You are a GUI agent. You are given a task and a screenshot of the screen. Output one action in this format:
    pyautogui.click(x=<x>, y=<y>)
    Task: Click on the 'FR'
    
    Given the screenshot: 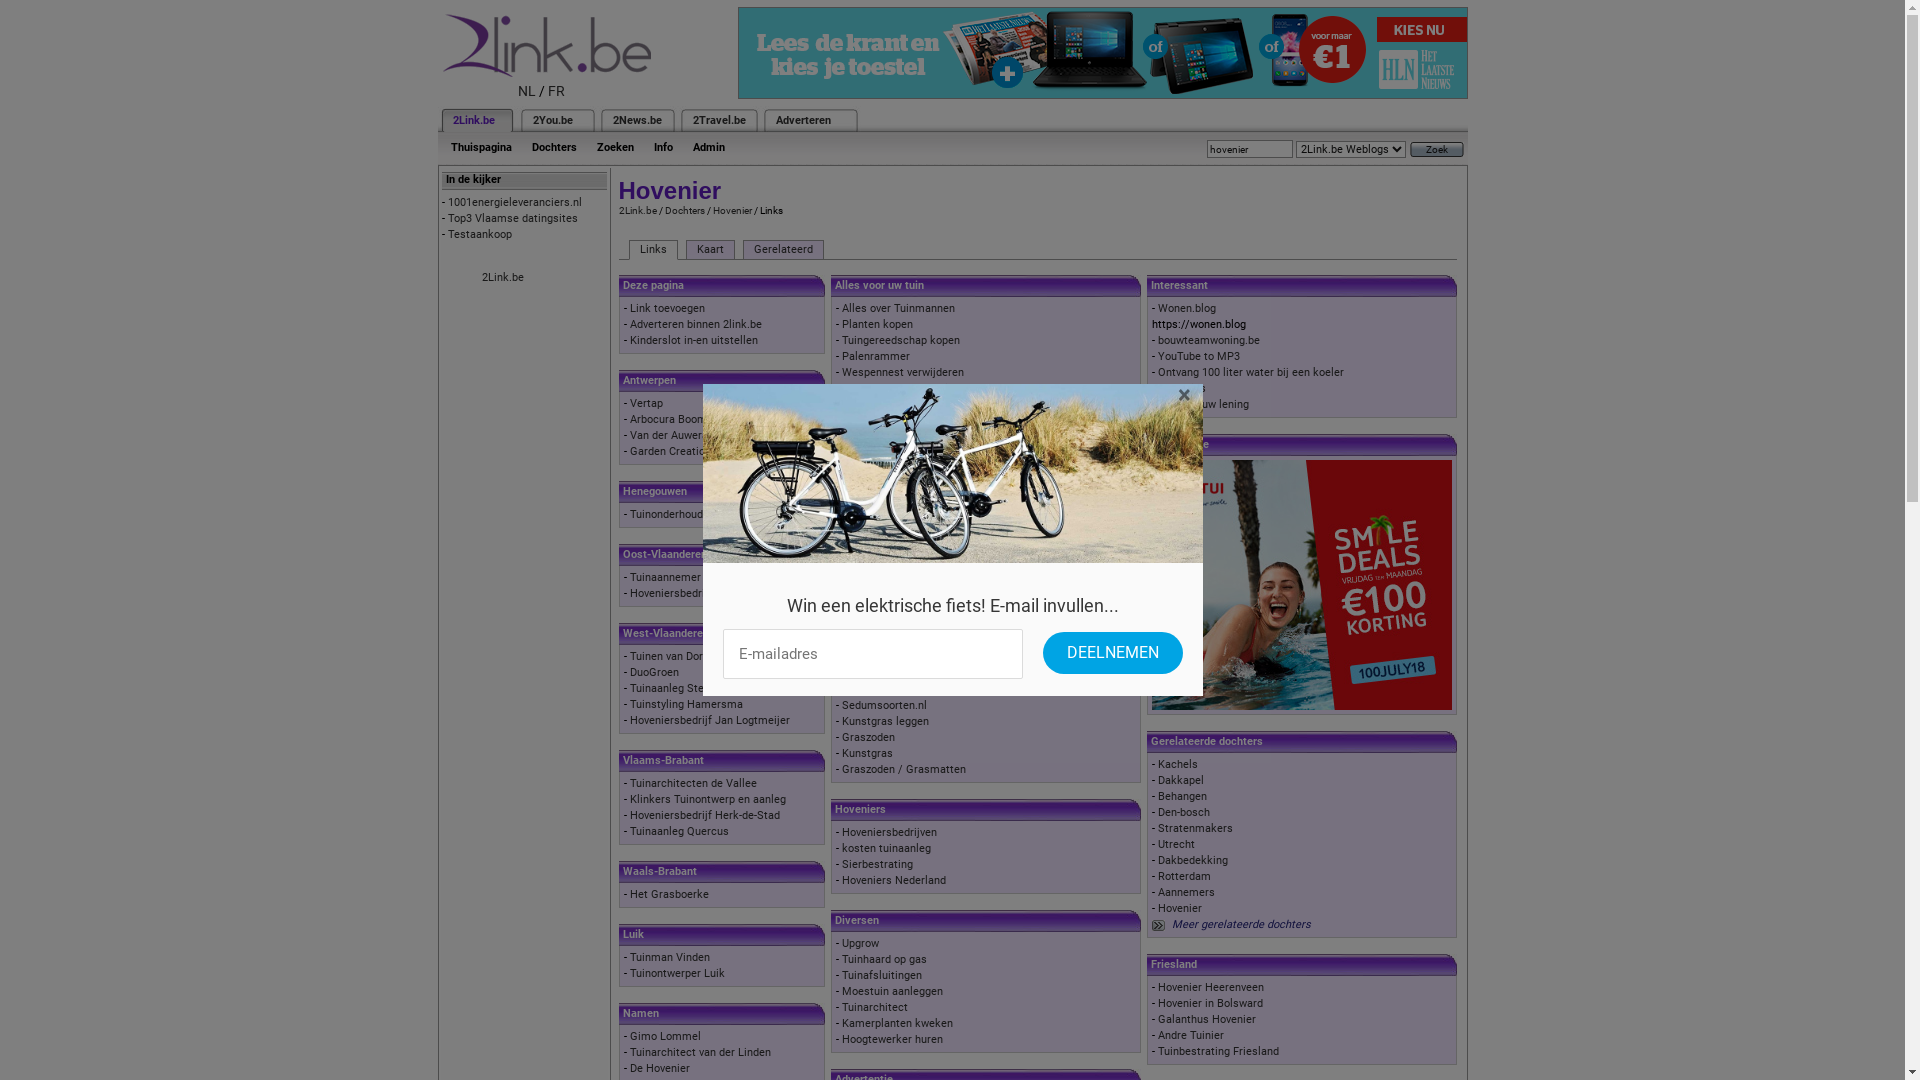 What is the action you would take?
    pyautogui.click(x=556, y=91)
    